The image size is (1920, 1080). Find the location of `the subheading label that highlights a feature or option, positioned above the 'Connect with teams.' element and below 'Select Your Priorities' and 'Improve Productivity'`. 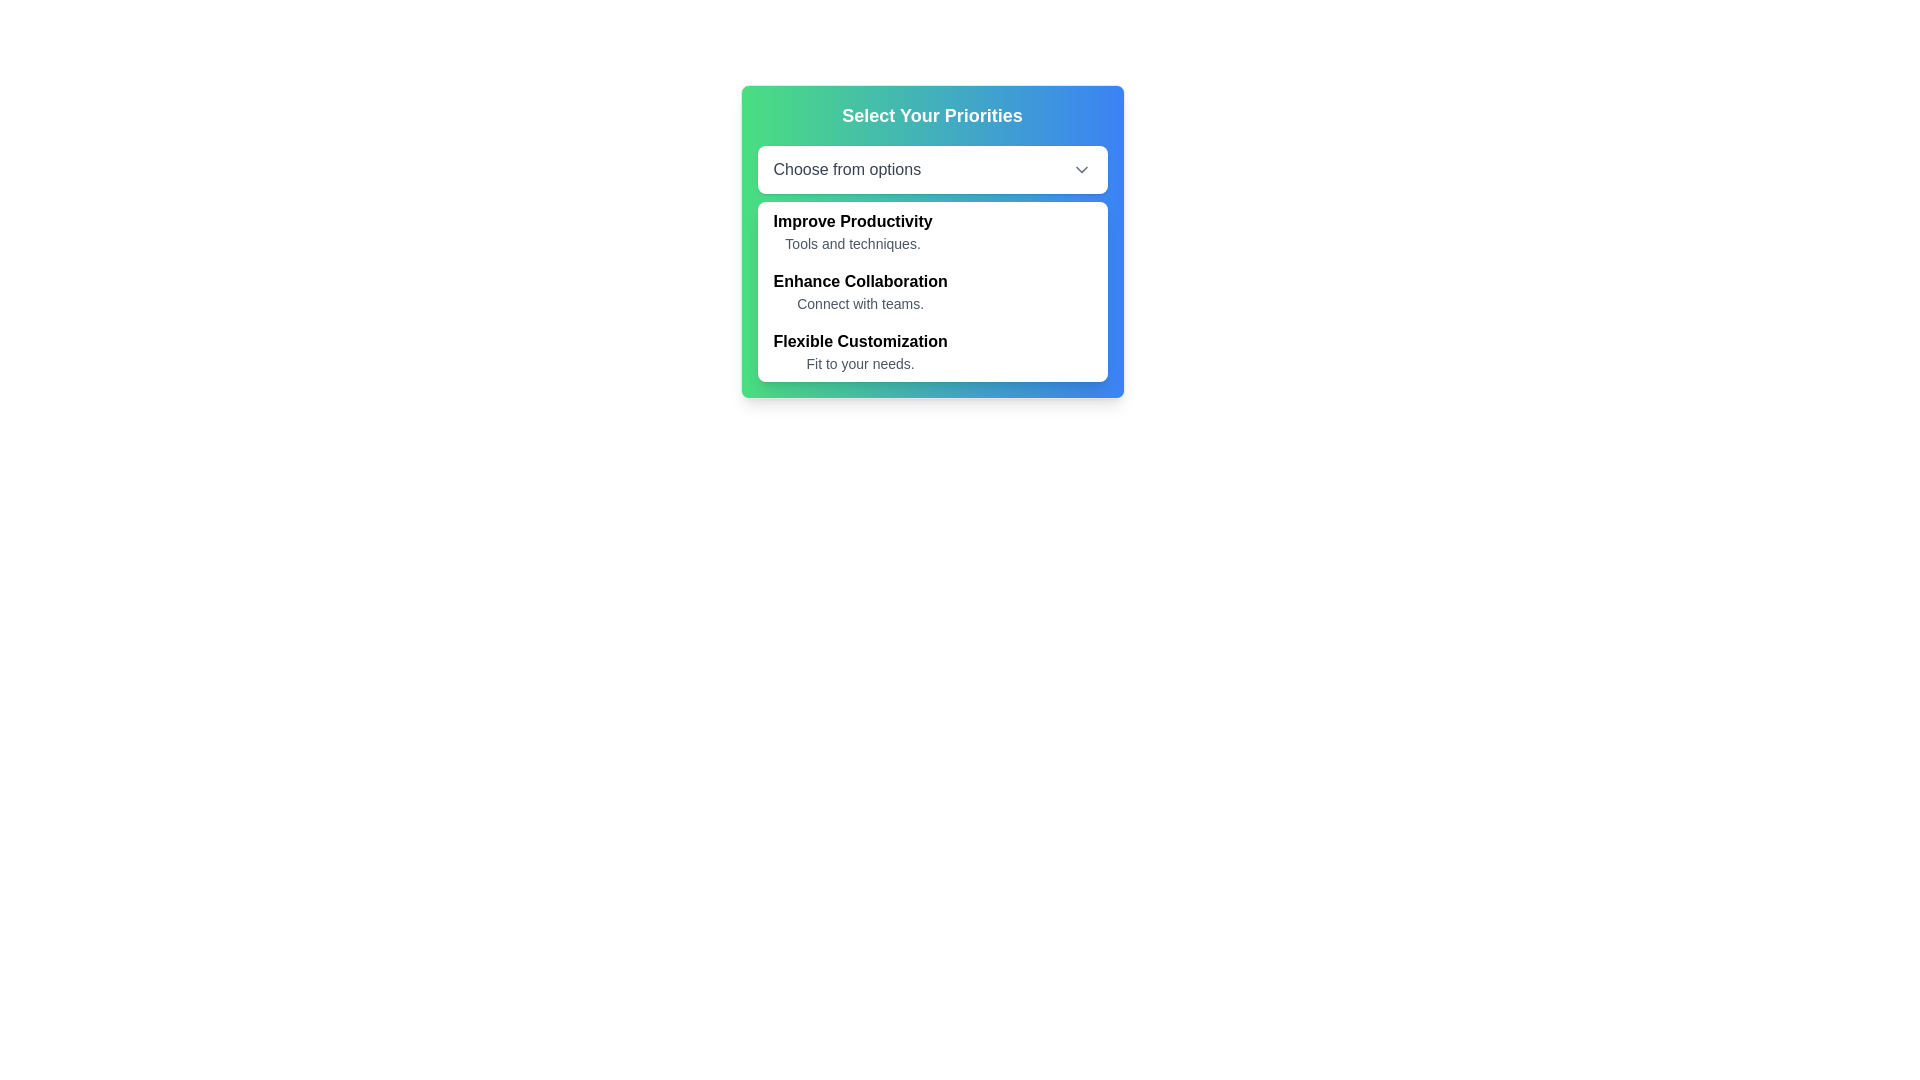

the subheading label that highlights a feature or option, positioned above the 'Connect with teams.' element and below 'Select Your Priorities' and 'Improve Productivity' is located at coordinates (860, 281).